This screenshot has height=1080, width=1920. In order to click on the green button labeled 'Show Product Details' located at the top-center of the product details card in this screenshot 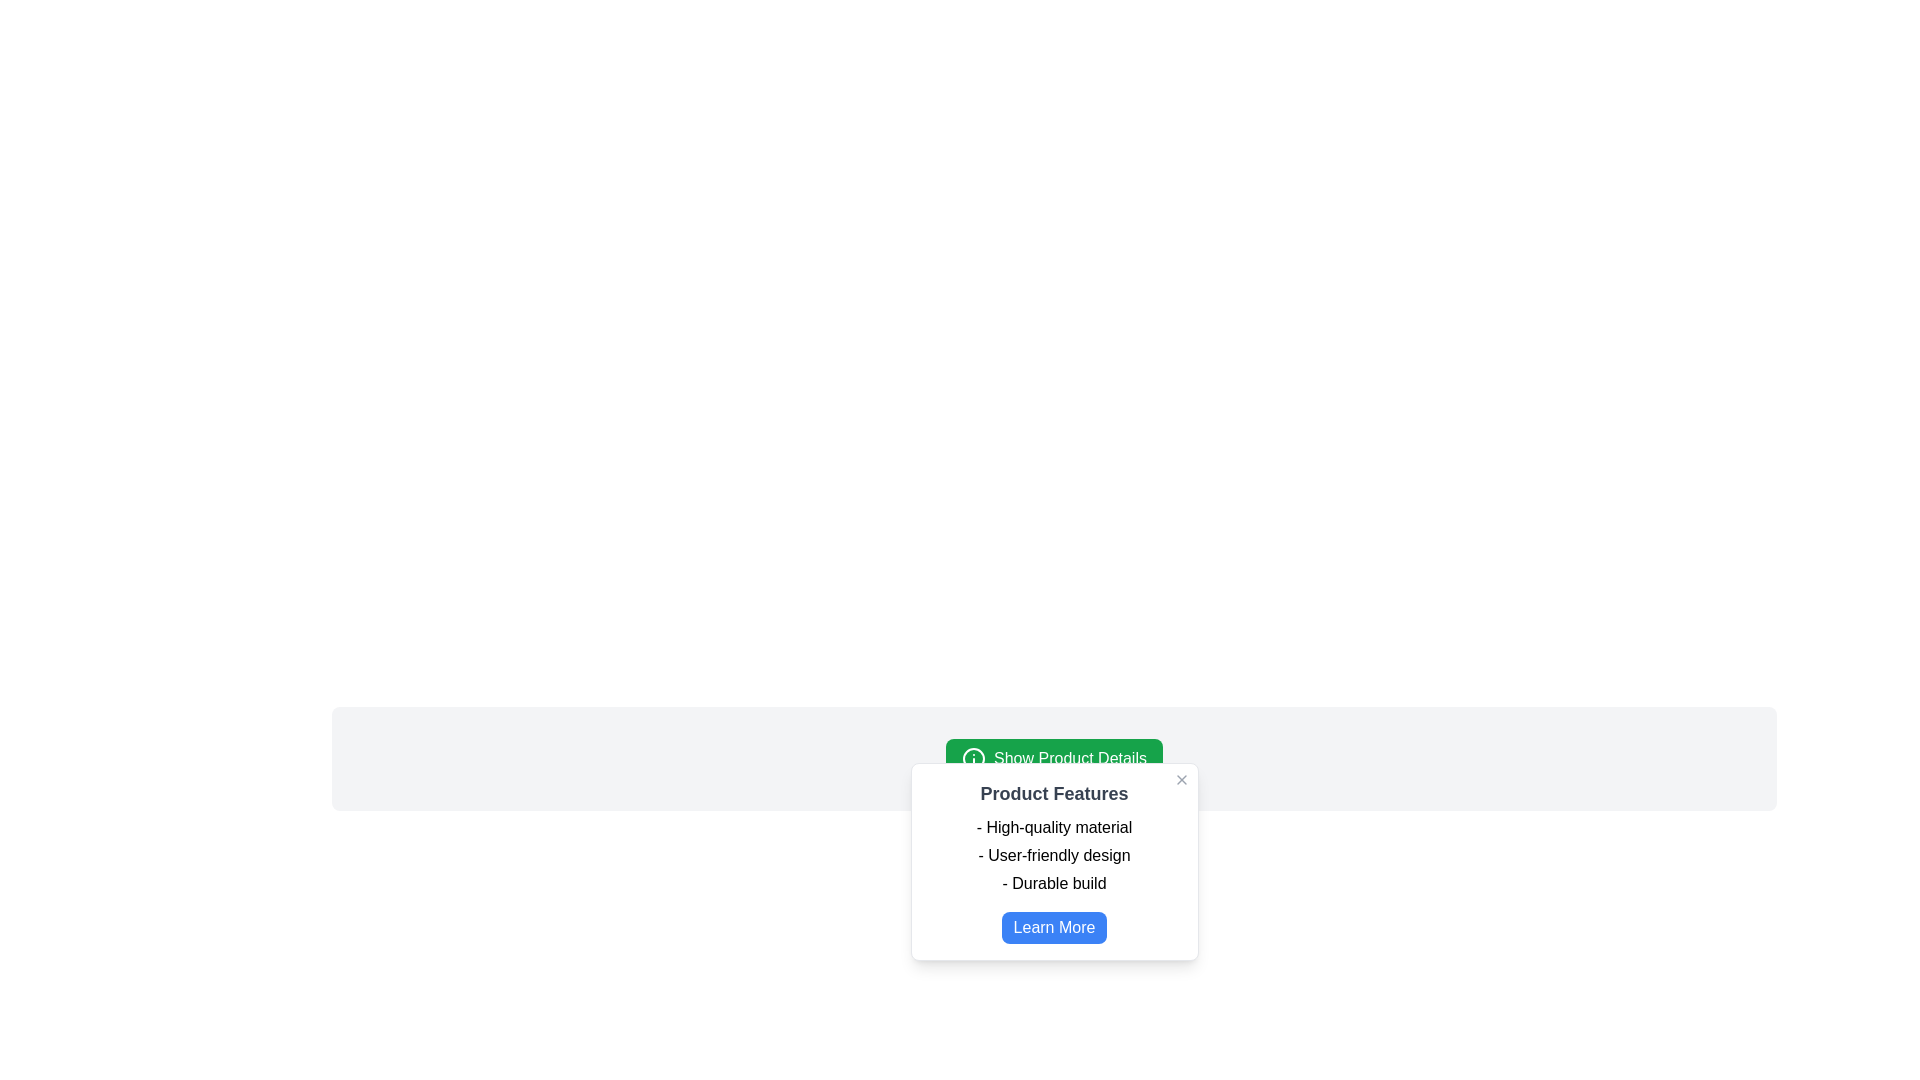, I will do `click(1053, 759)`.